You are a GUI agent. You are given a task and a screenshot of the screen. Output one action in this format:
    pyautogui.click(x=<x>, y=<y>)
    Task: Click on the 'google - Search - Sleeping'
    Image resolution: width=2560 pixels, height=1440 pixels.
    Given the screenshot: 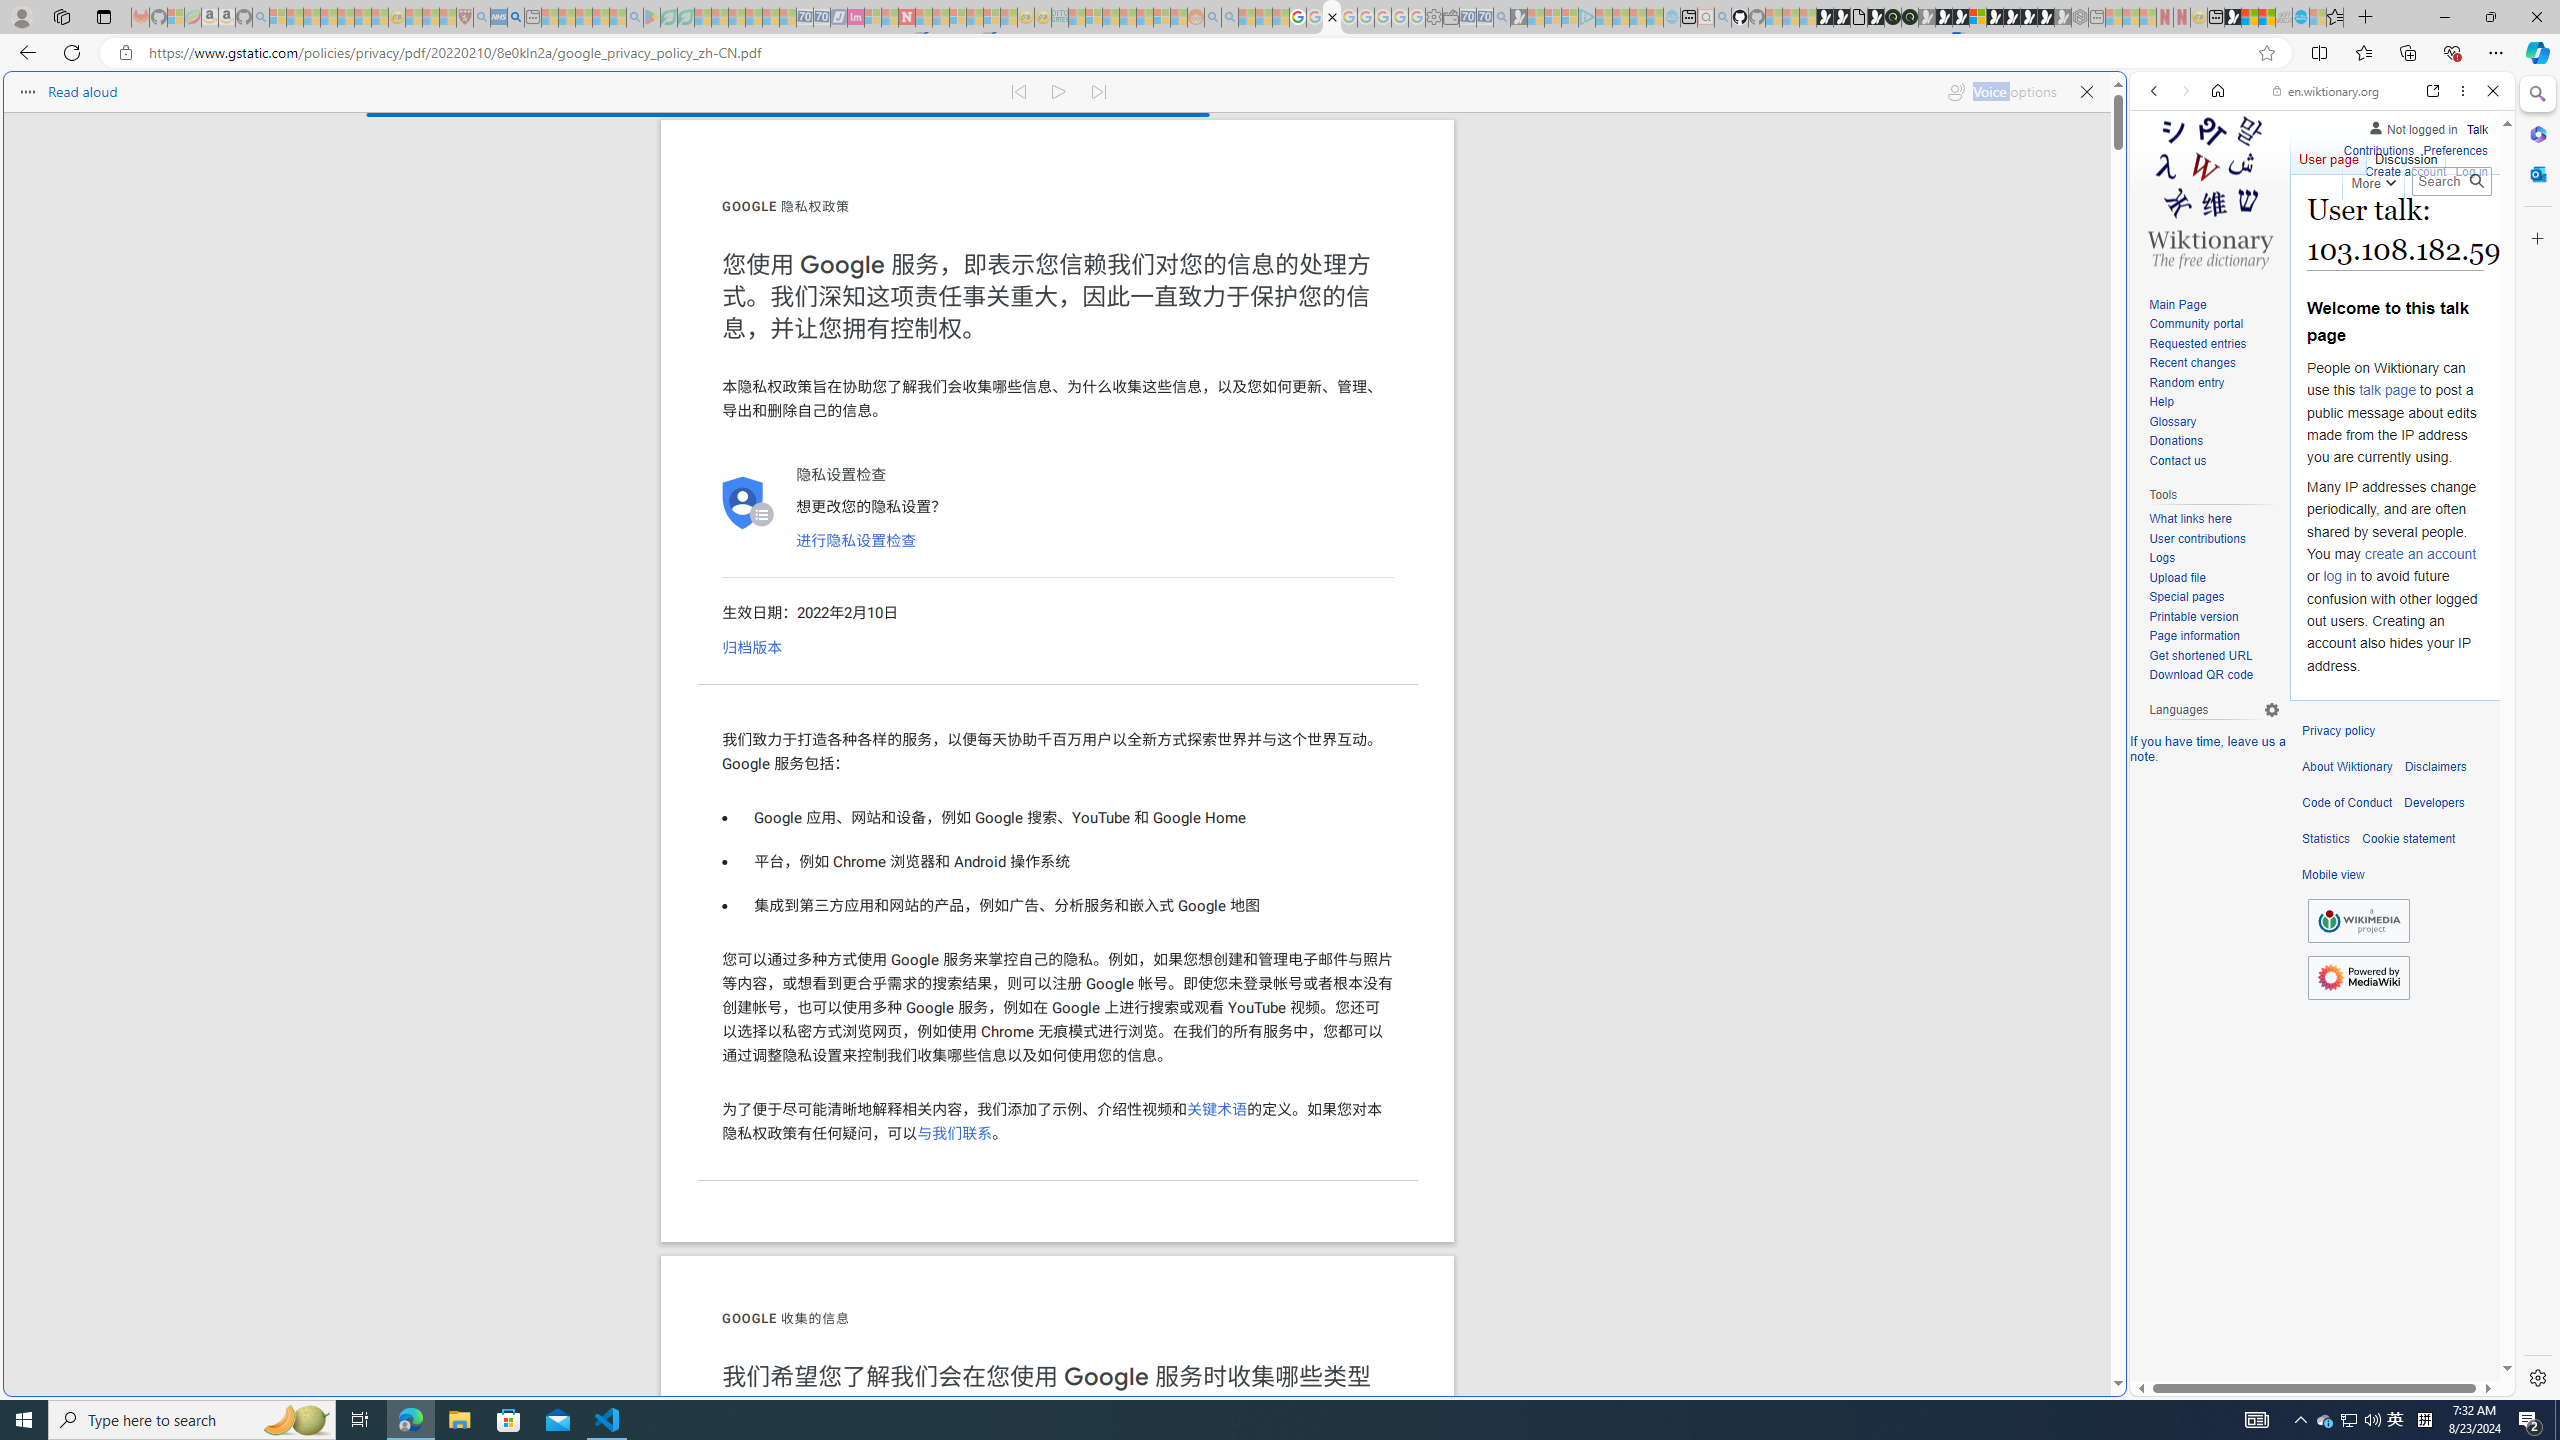 What is the action you would take?
    pyautogui.click(x=633, y=16)
    